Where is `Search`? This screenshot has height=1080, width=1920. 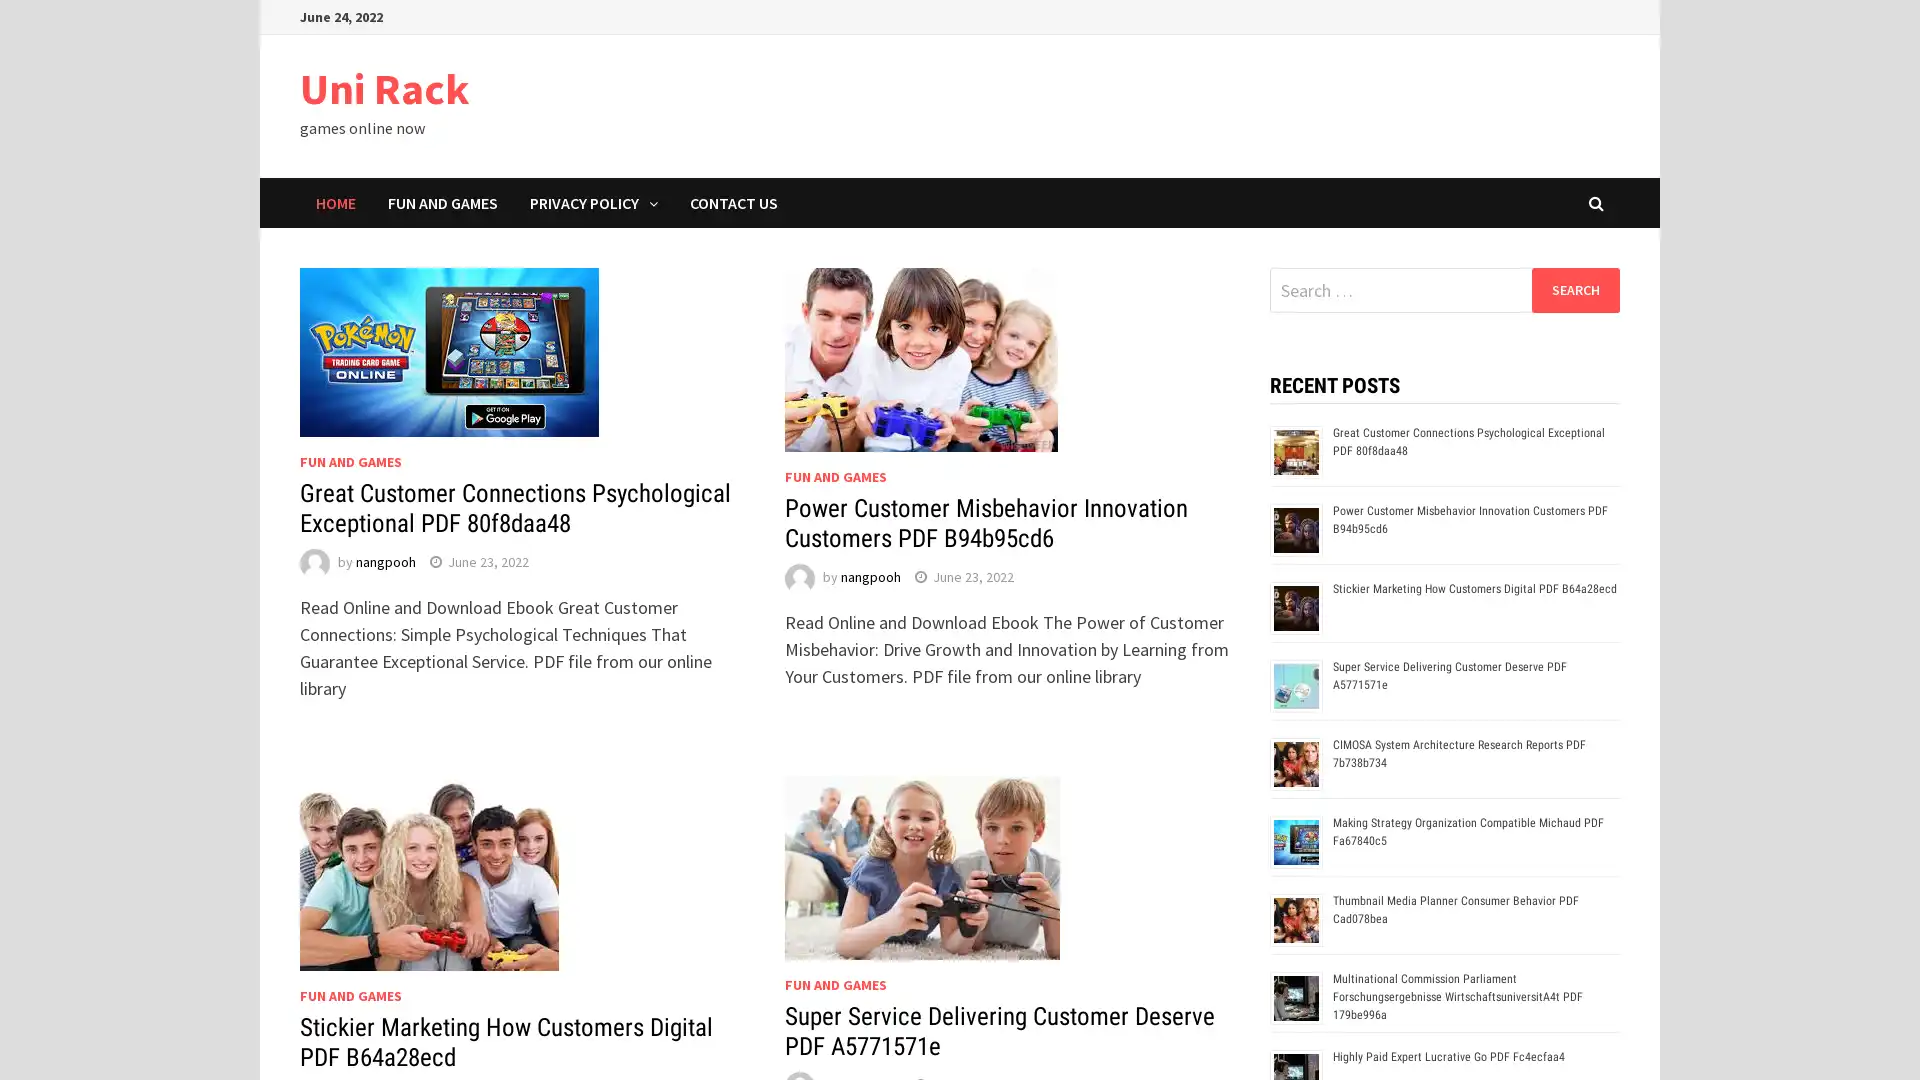
Search is located at coordinates (1574, 289).